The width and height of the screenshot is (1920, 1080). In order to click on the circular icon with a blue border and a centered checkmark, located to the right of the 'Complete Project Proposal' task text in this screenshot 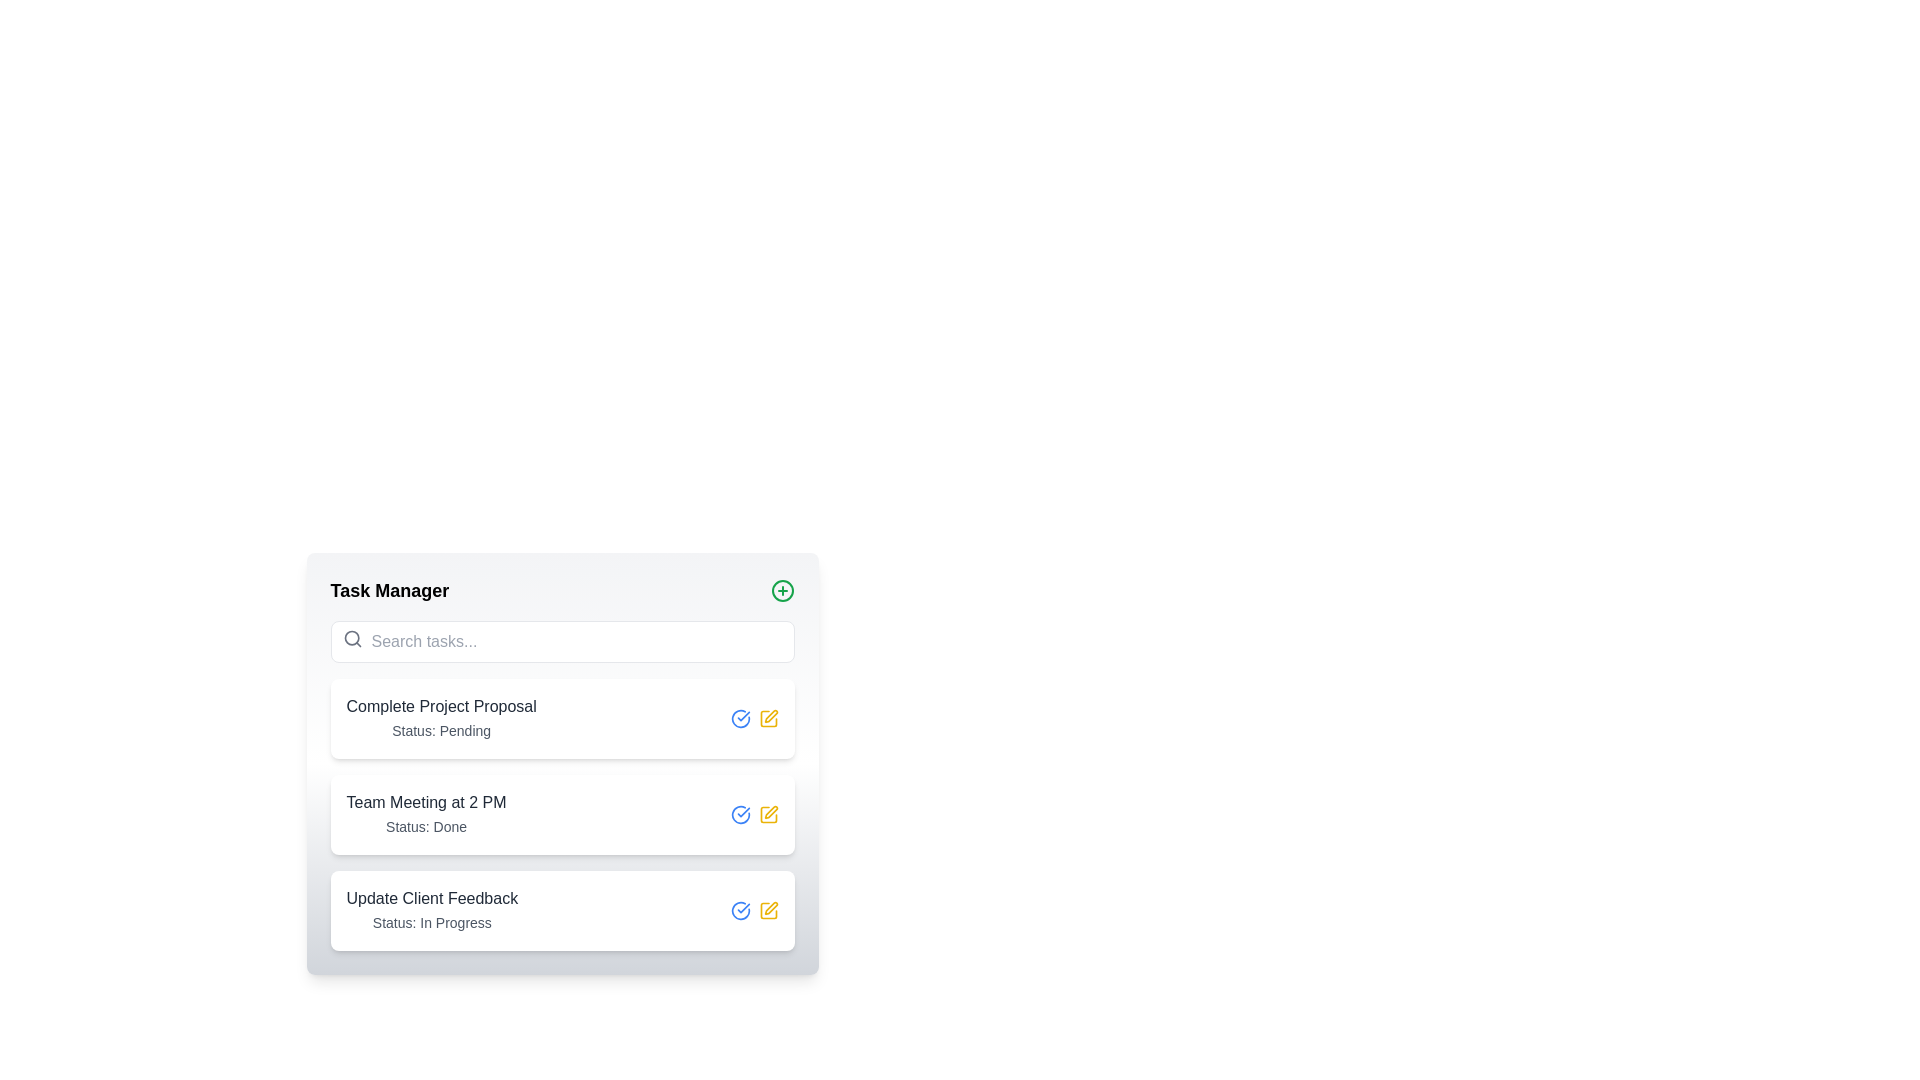, I will do `click(739, 717)`.